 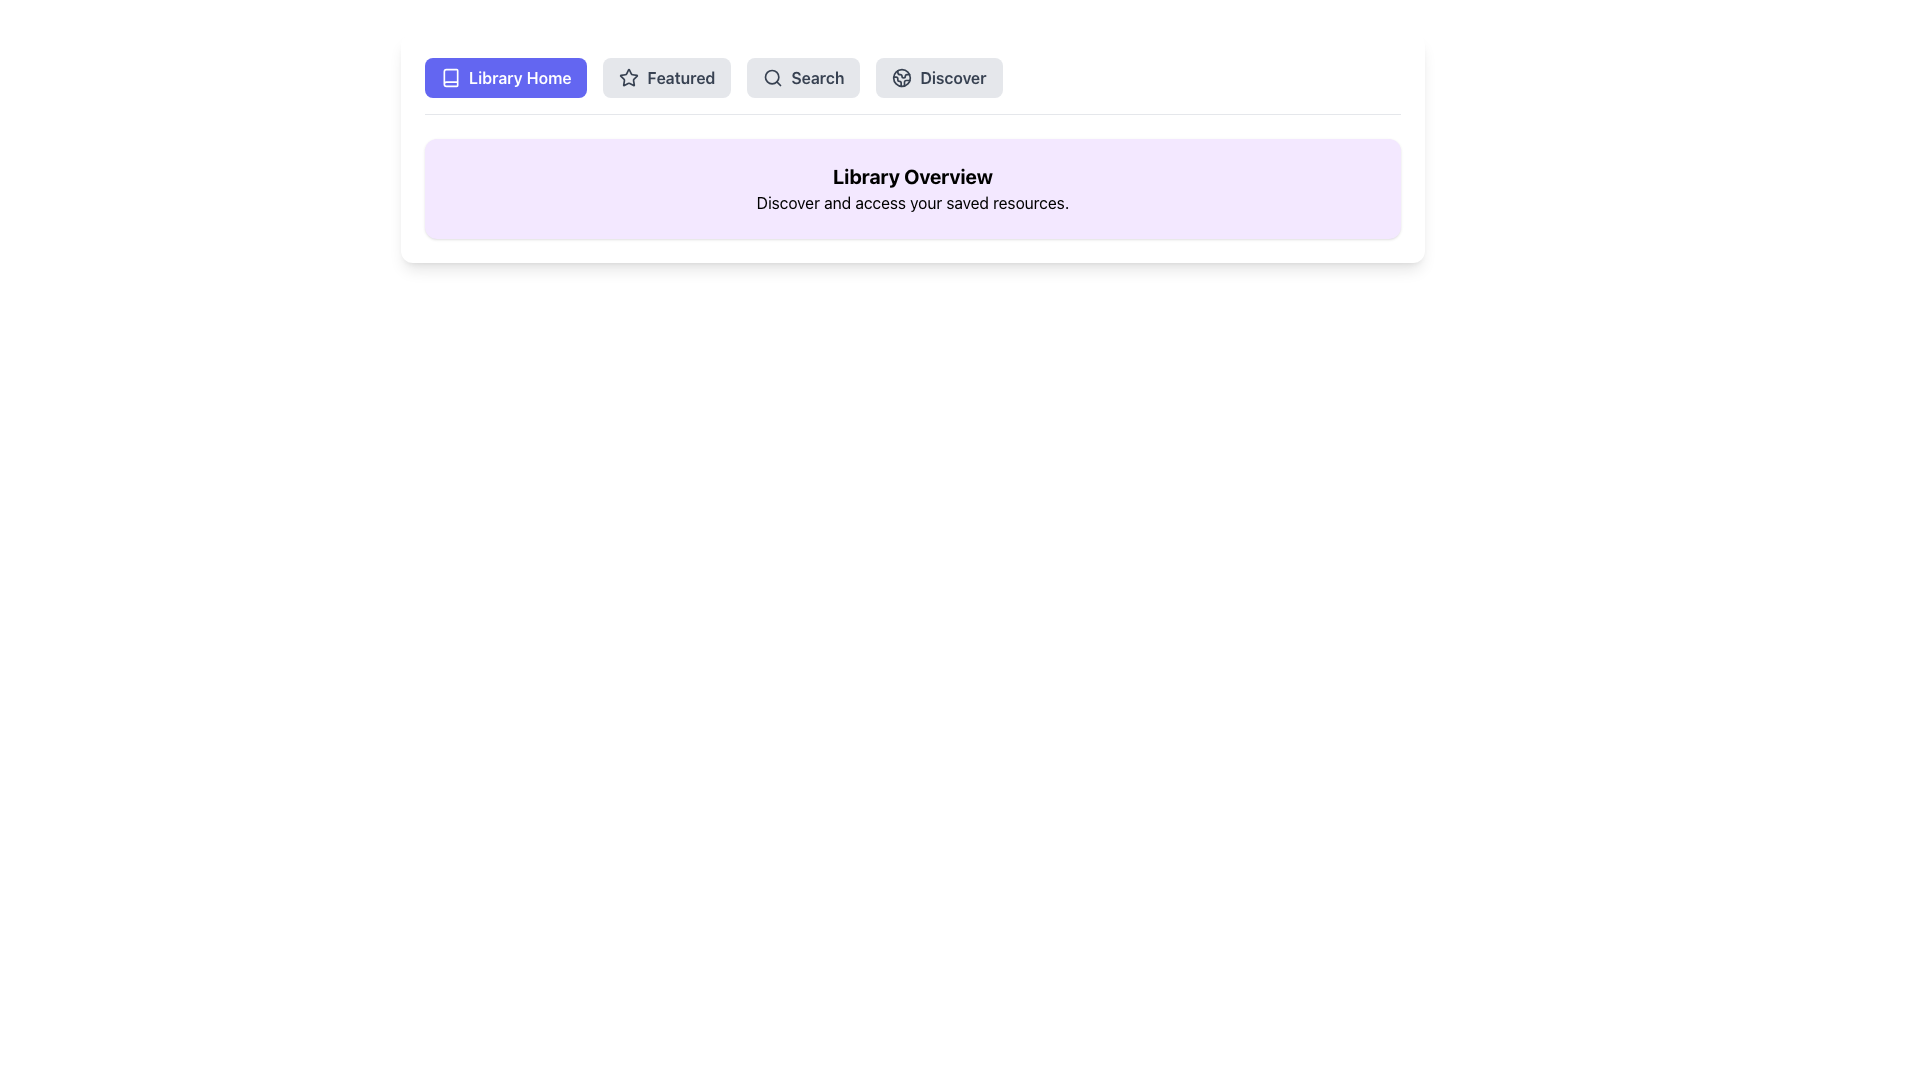 What do you see at coordinates (667, 76) in the screenshot?
I see `the 'Featured' button, which is the second button in a row of four buttons` at bounding box center [667, 76].